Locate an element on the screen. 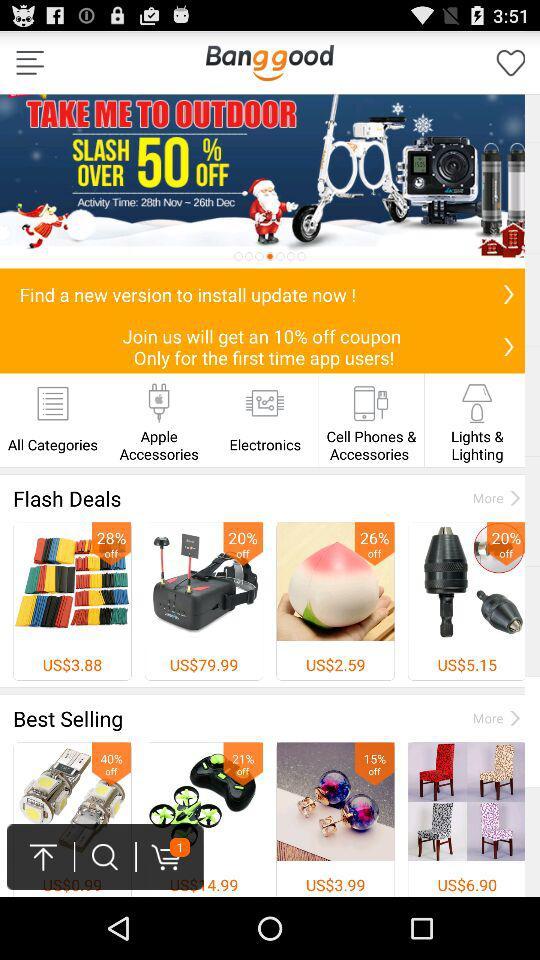 Image resolution: width=540 pixels, height=960 pixels. the bang good option is located at coordinates (269, 62).